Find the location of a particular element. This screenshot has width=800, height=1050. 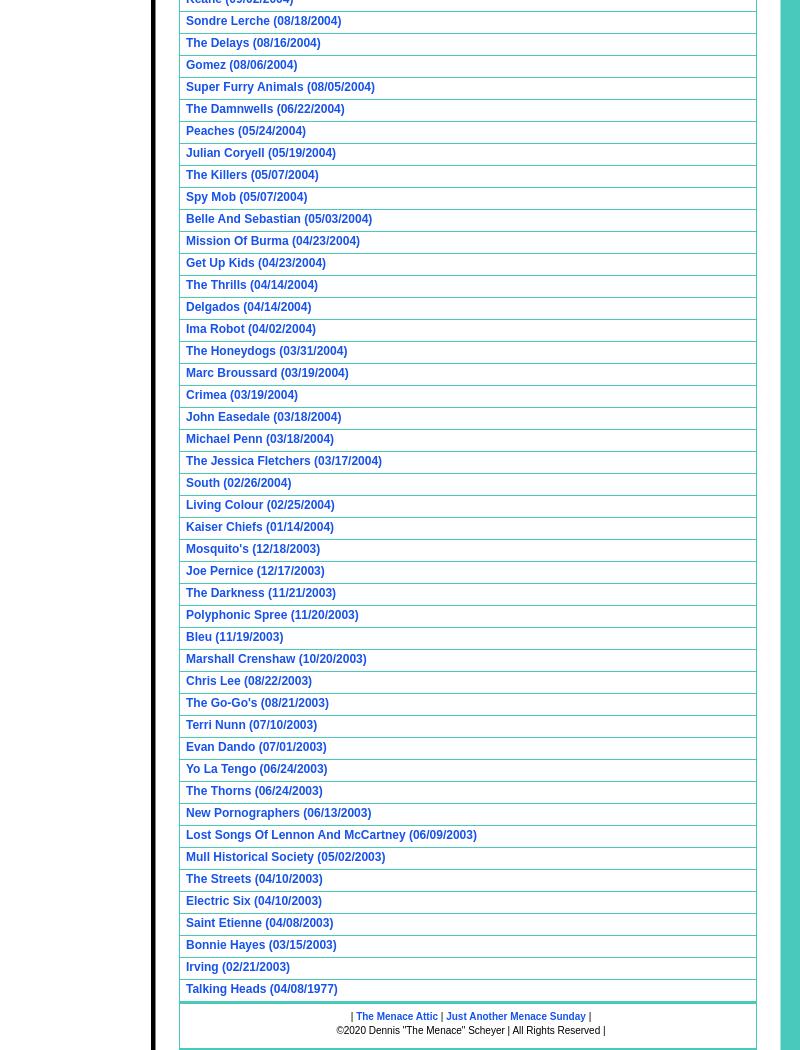

'Bonnie Hayes (03/15/2003)' is located at coordinates (259, 944).